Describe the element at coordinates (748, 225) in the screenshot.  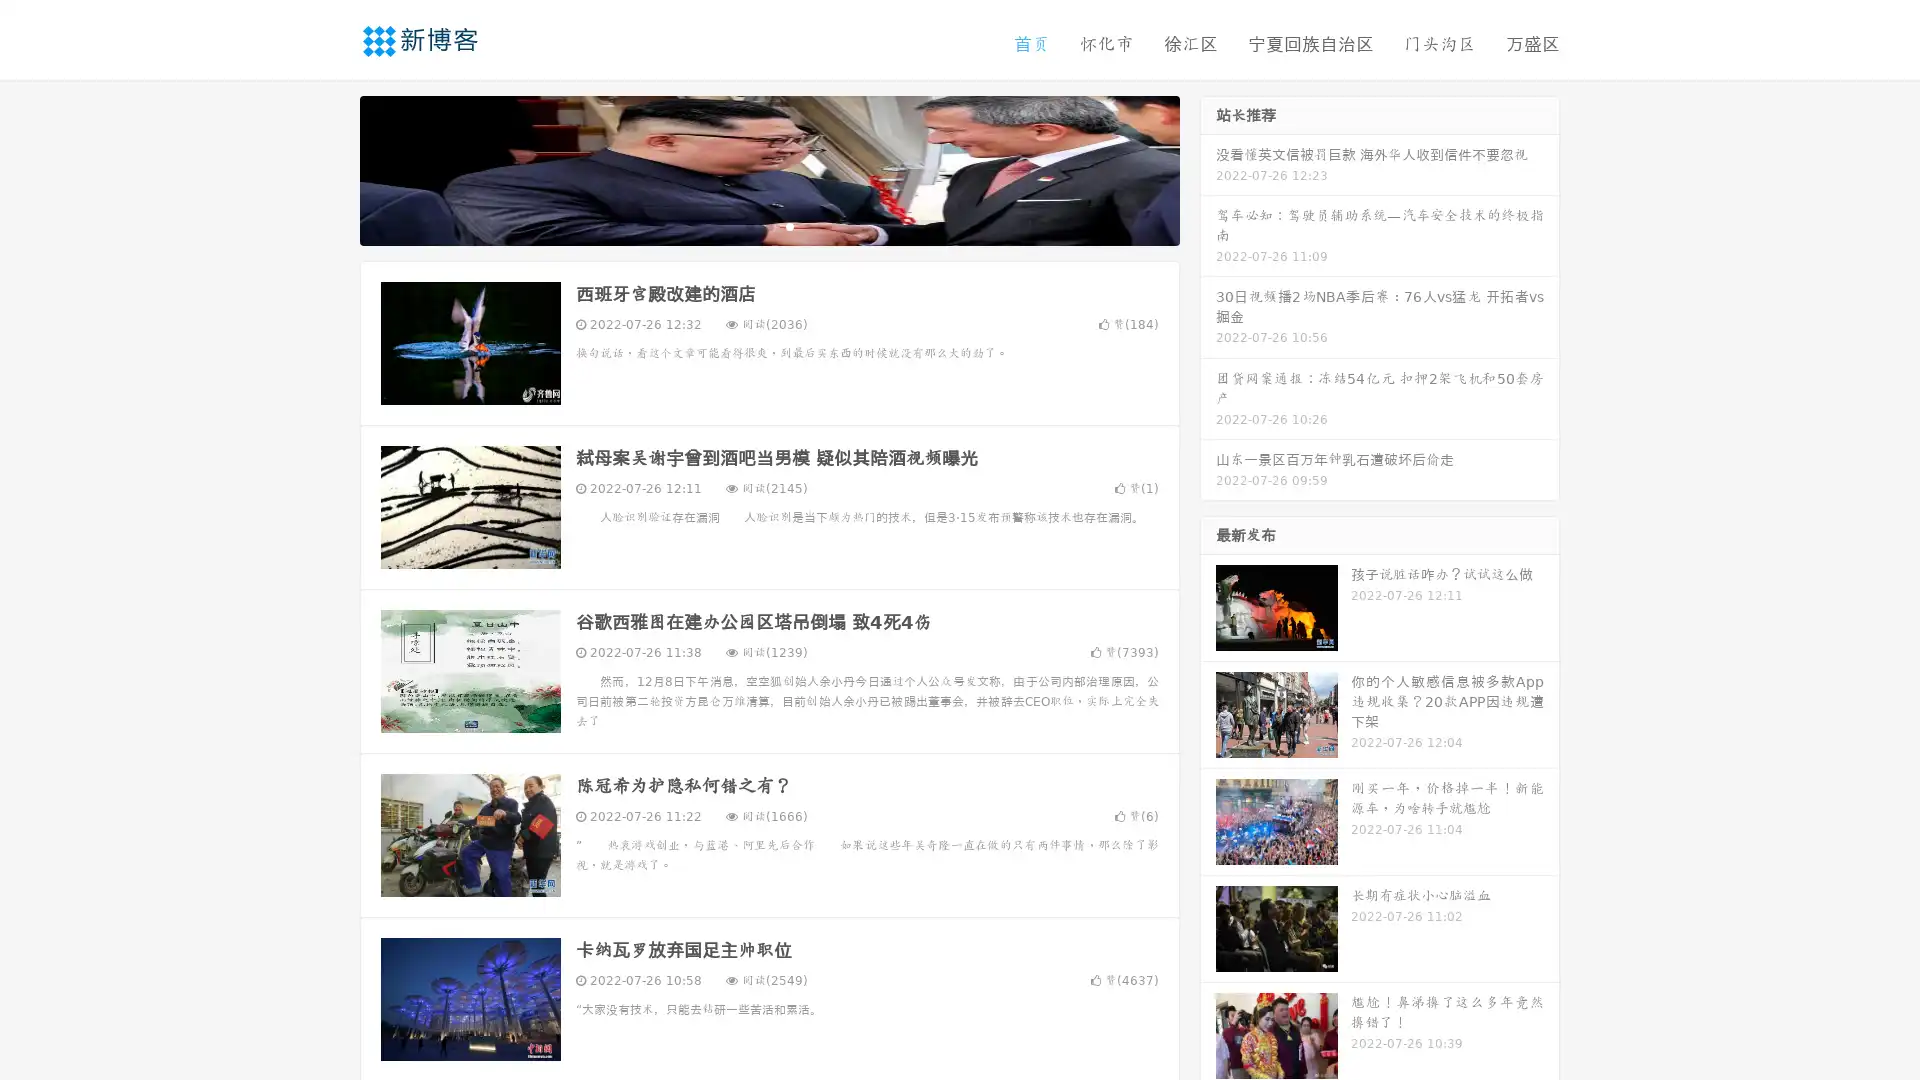
I see `Go to slide 1` at that location.